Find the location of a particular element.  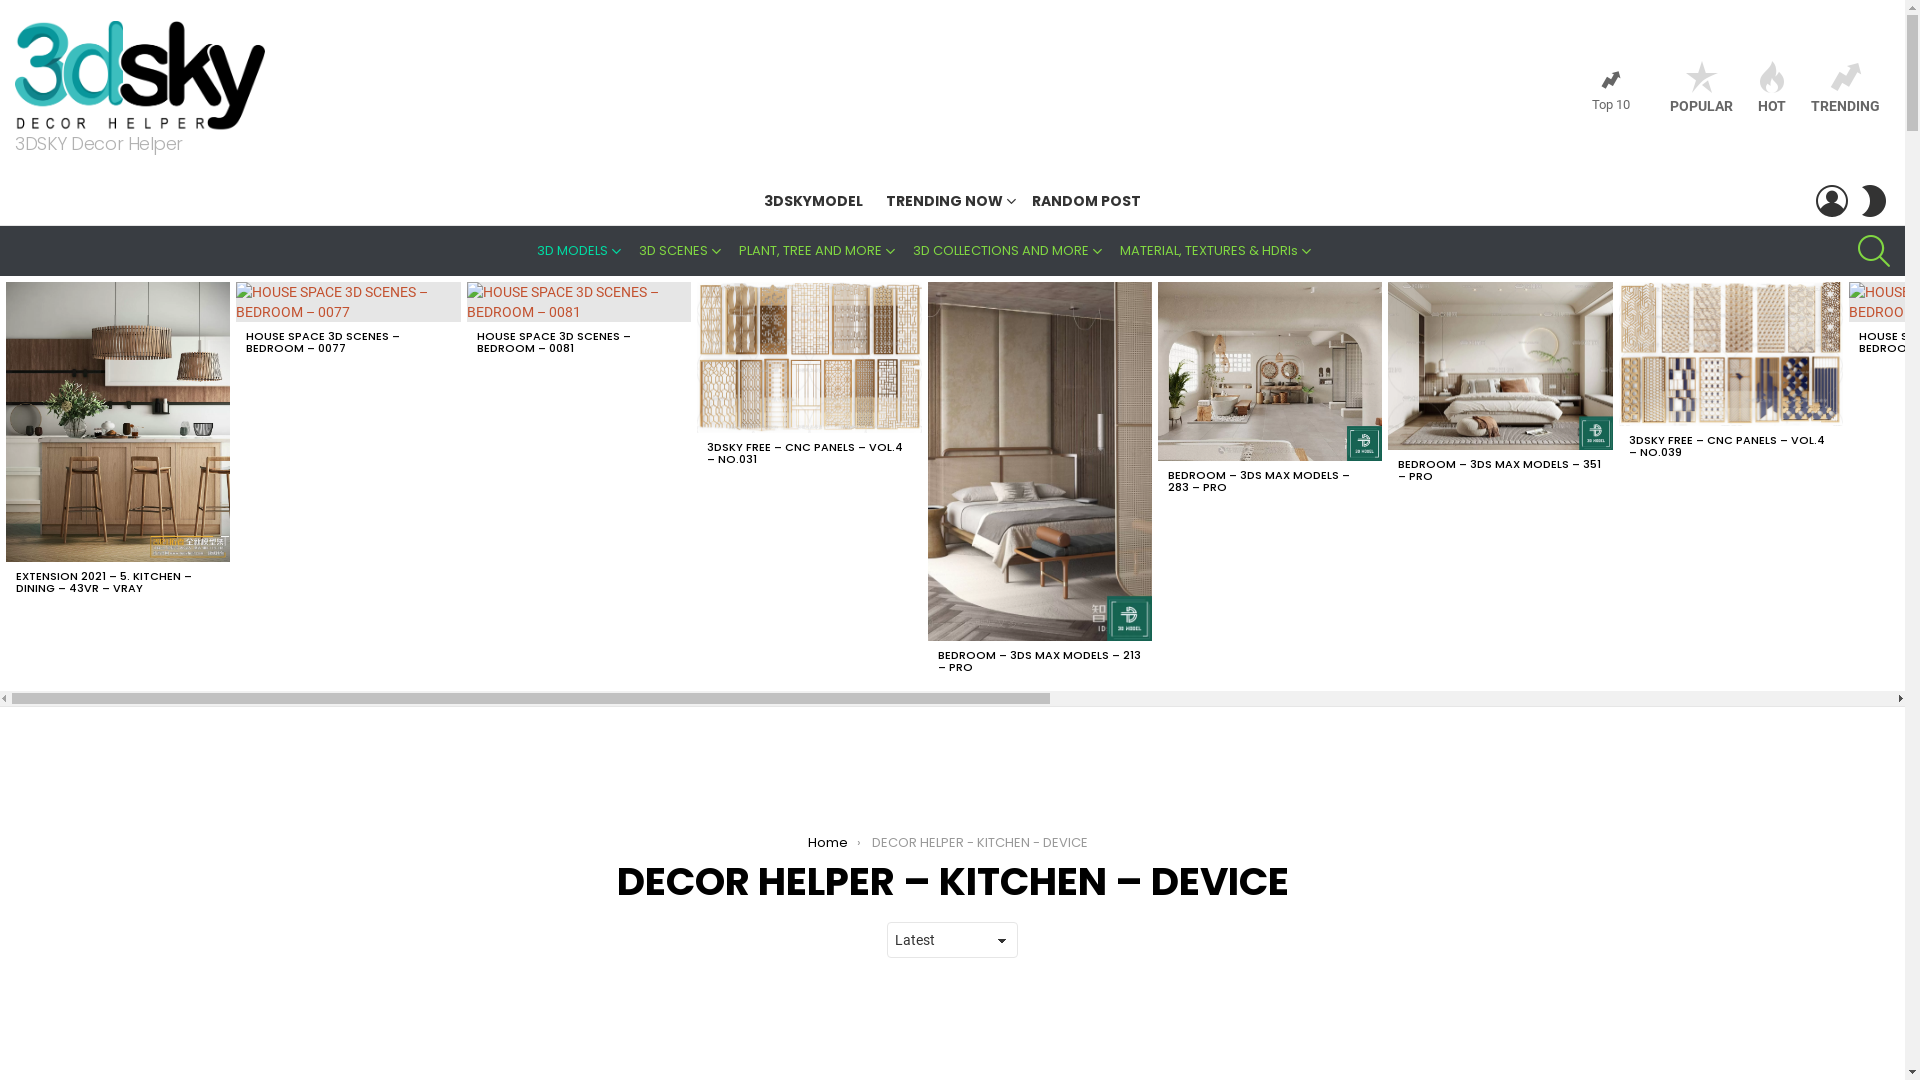

'MATERIAL, TEXTURES & HDRIs' is located at coordinates (1216, 249).